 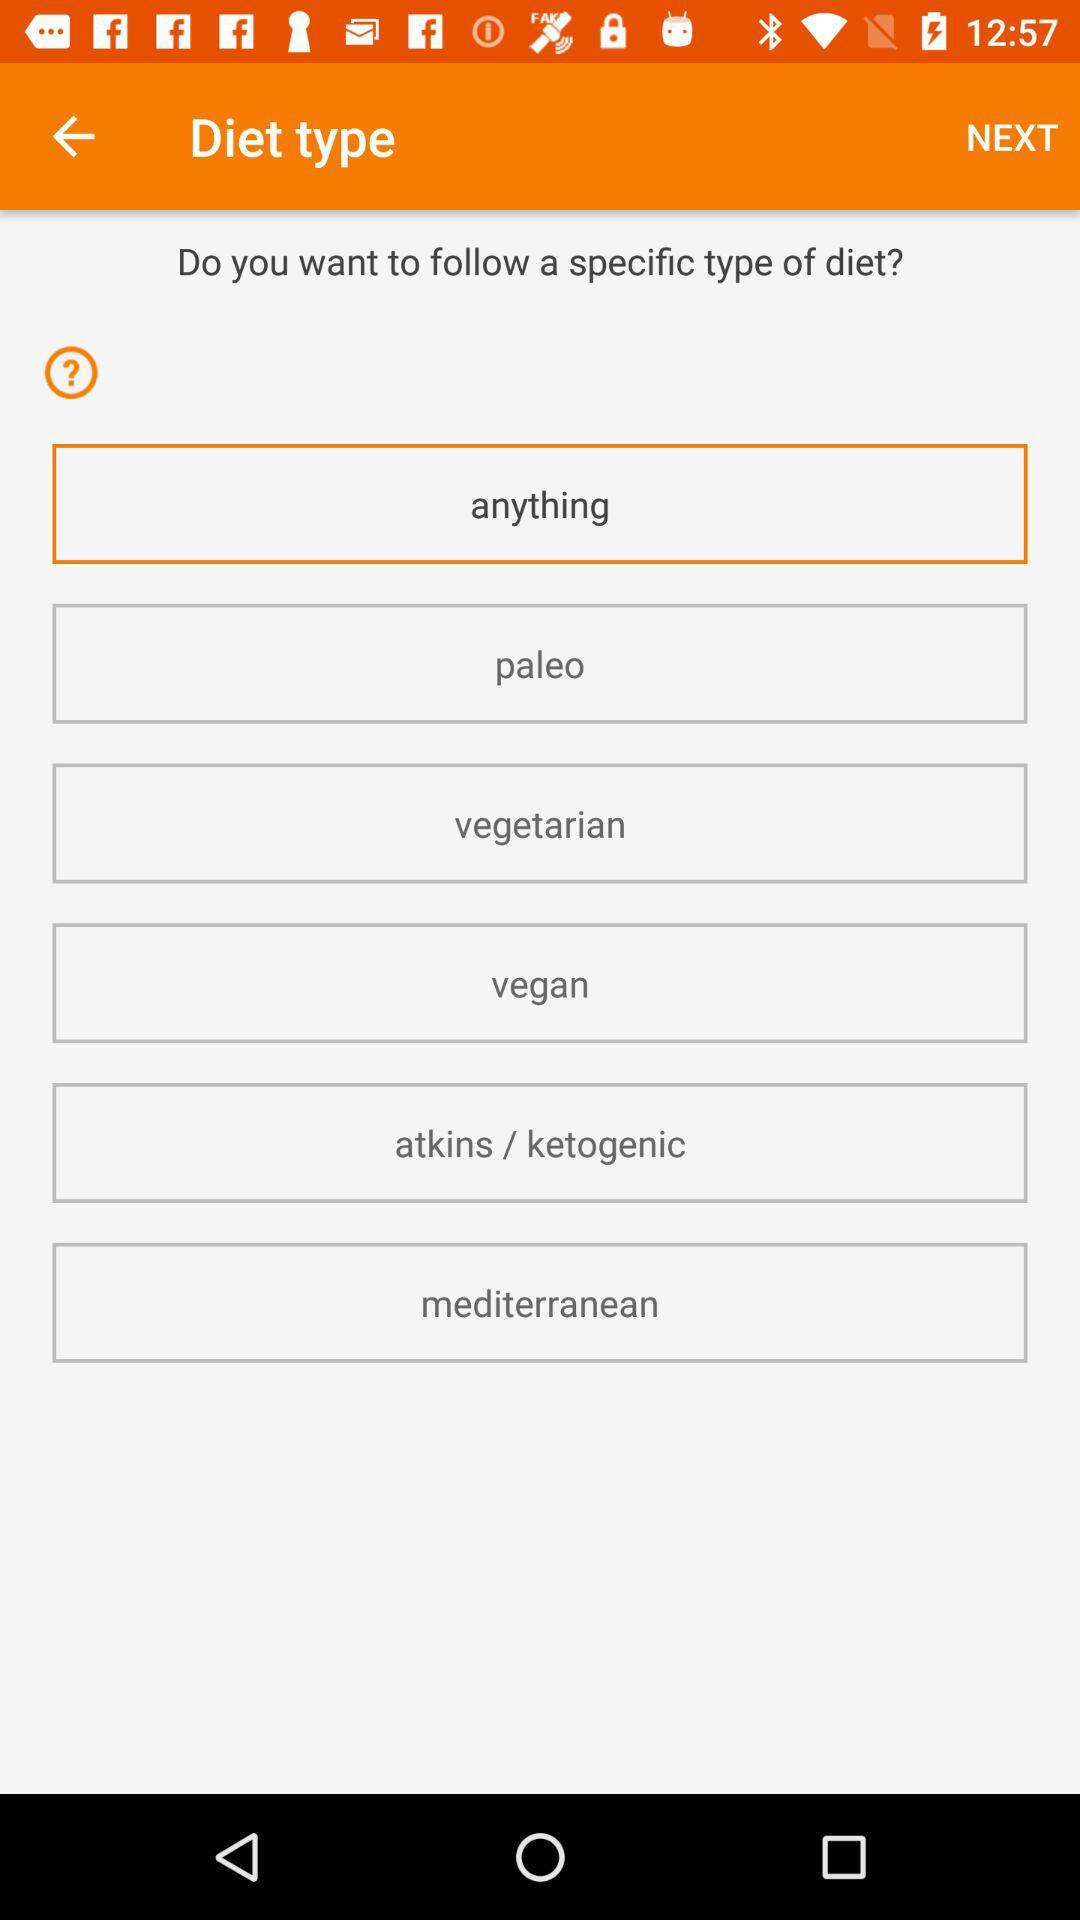 I want to click on the item above the do you want item, so click(x=1012, y=135).